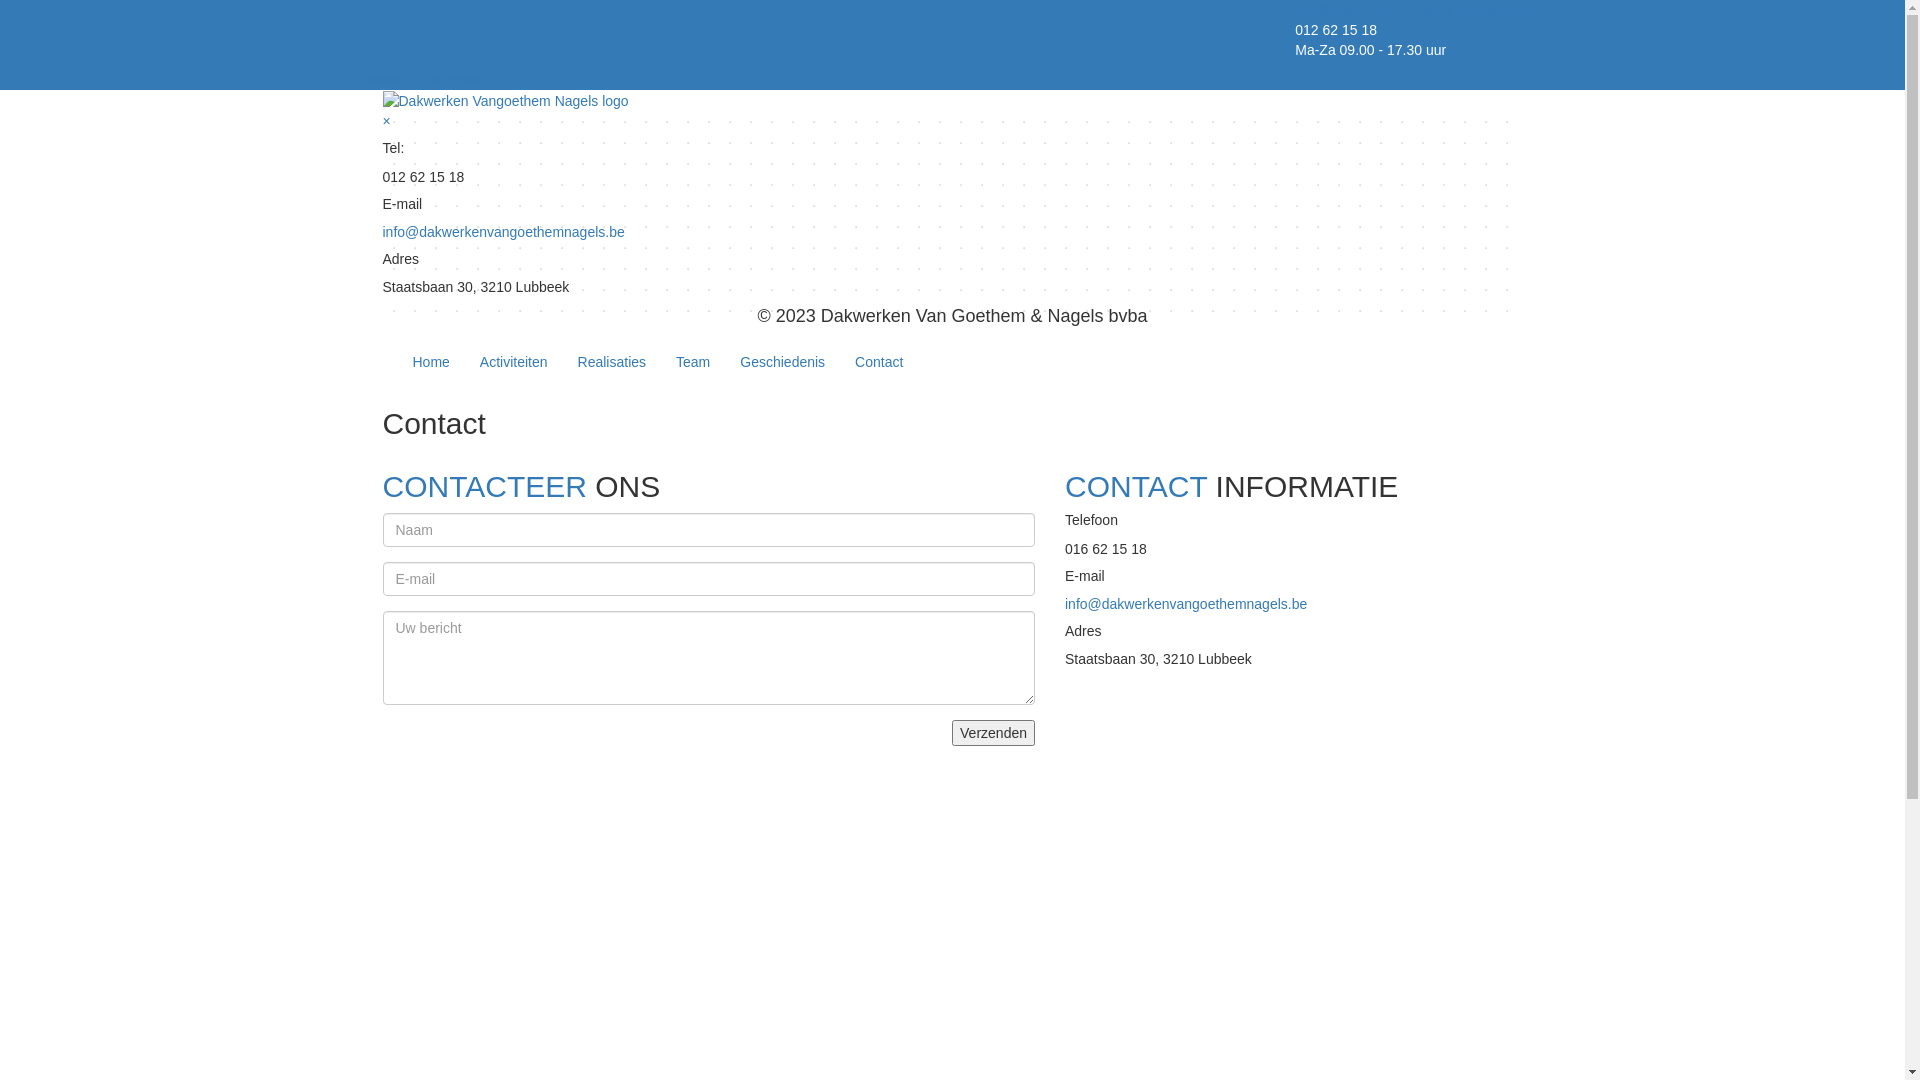 The width and height of the screenshot is (1920, 1080). I want to click on 'Home', so click(430, 362).